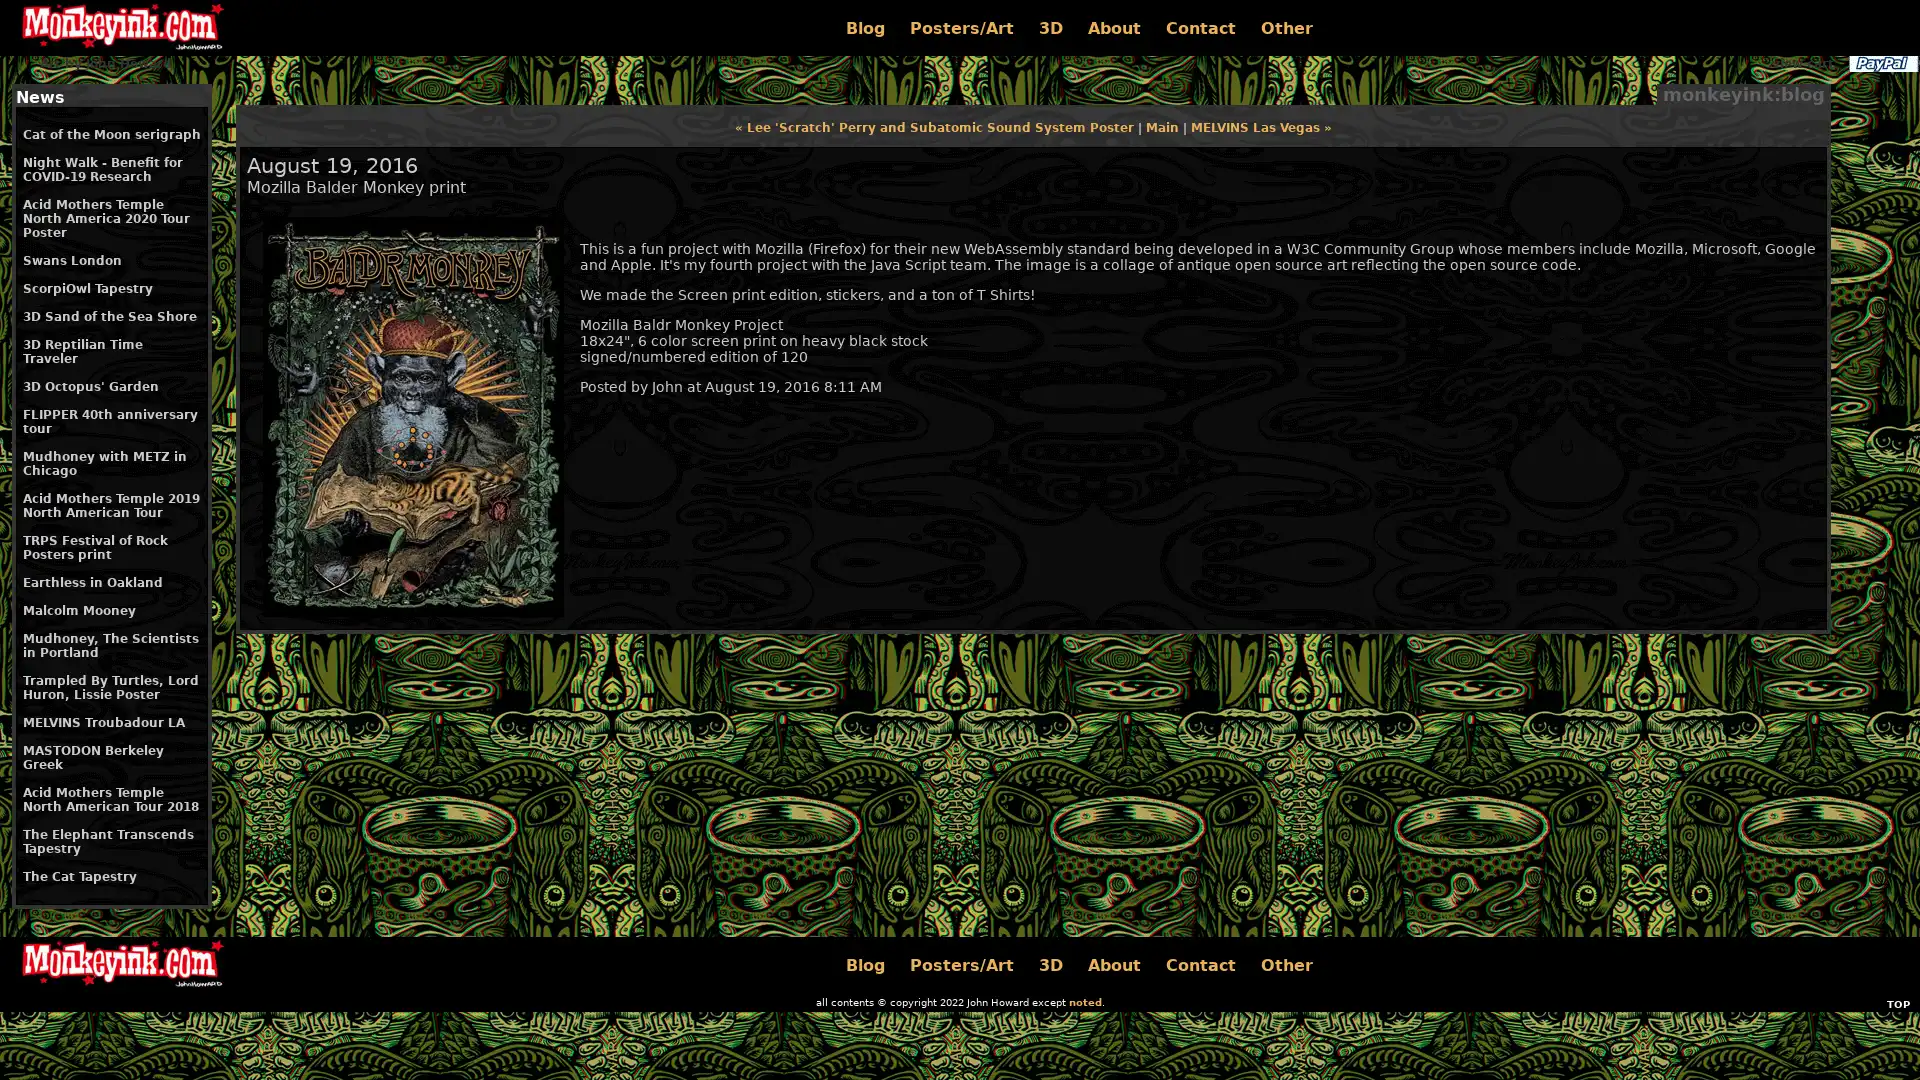 This screenshot has height=1080, width=1920. What do you see at coordinates (1881, 63) in the screenshot?
I see `PayPal` at bounding box center [1881, 63].